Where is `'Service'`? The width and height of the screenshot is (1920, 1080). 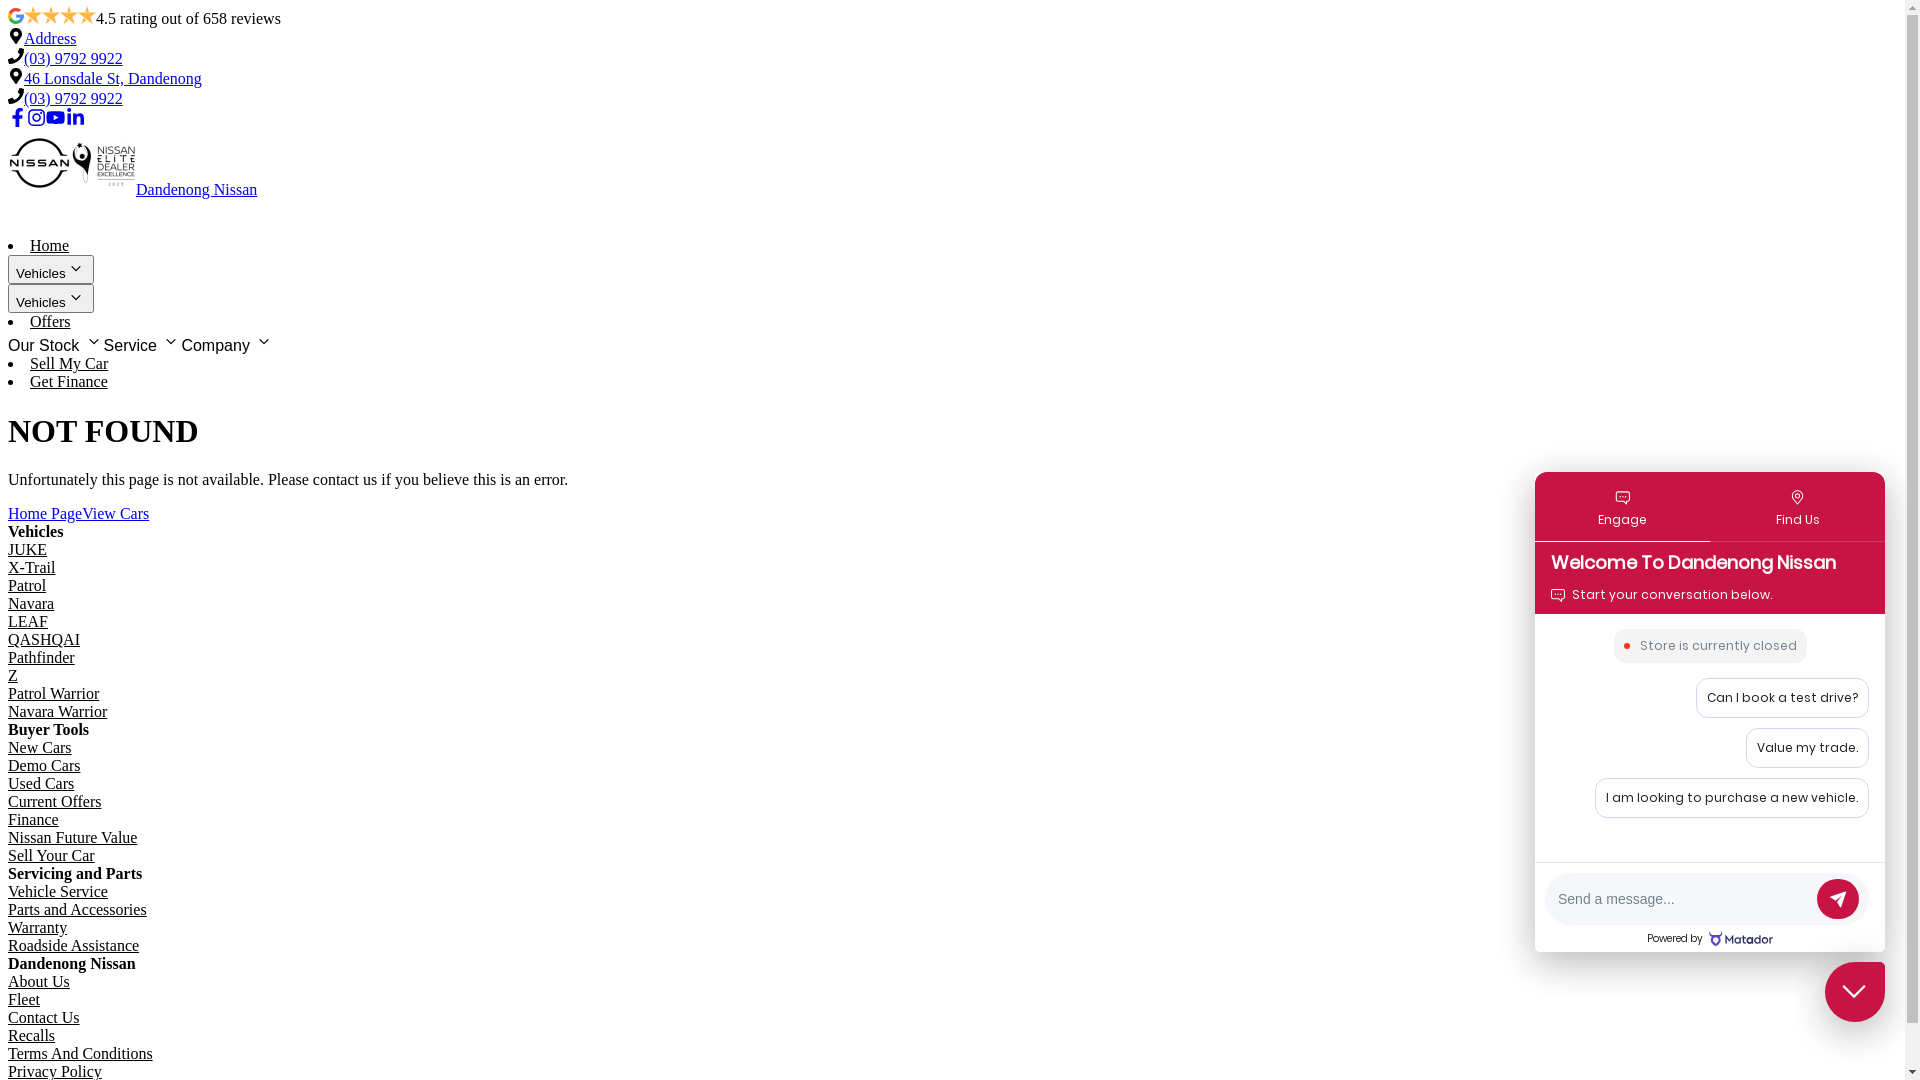 'Service' is located at coordinates (103, 342).